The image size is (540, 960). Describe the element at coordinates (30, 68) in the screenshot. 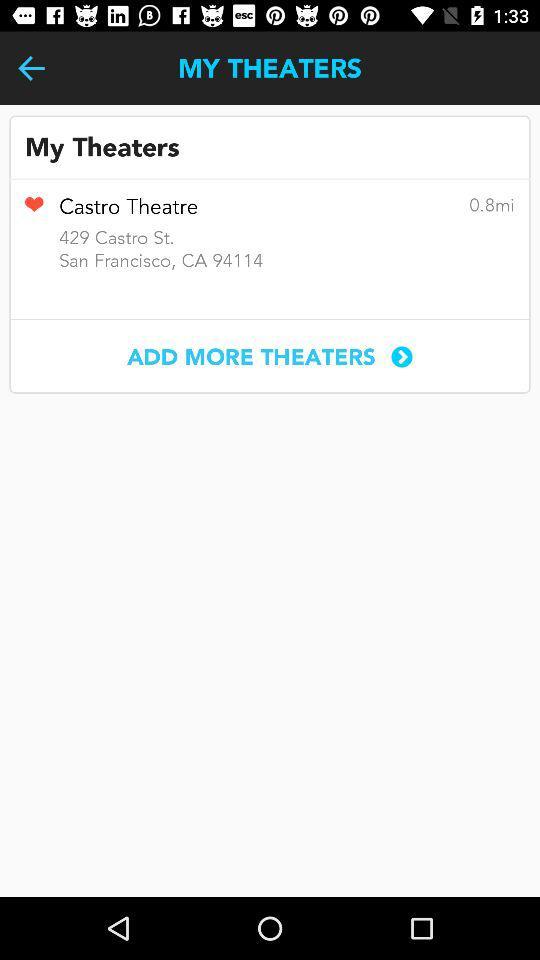

I see `item to the left of the my theaters icon` at that location.